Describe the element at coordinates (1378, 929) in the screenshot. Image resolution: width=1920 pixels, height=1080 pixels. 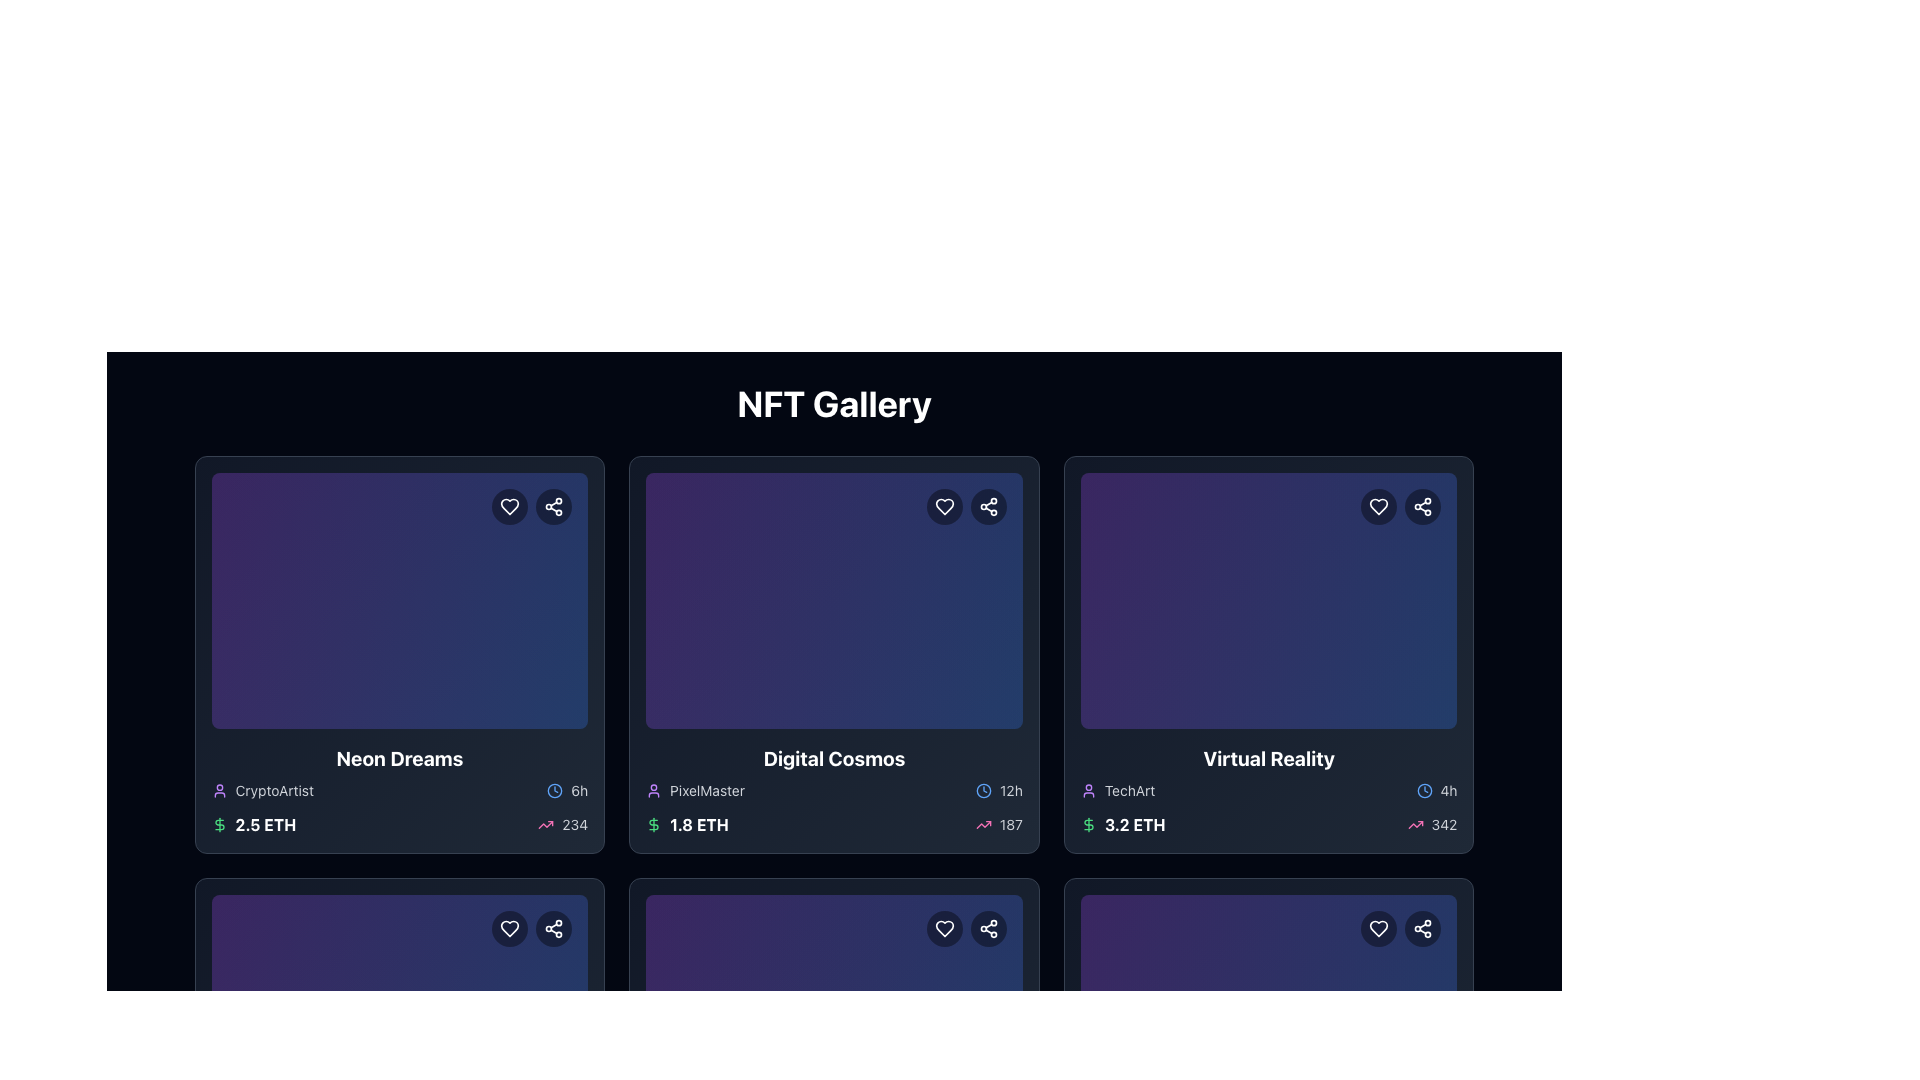
I see `the circular button with a dark translucent background and a white heart icon located in the top-right corner of the card to trigger a tooltip or effect` at that location.